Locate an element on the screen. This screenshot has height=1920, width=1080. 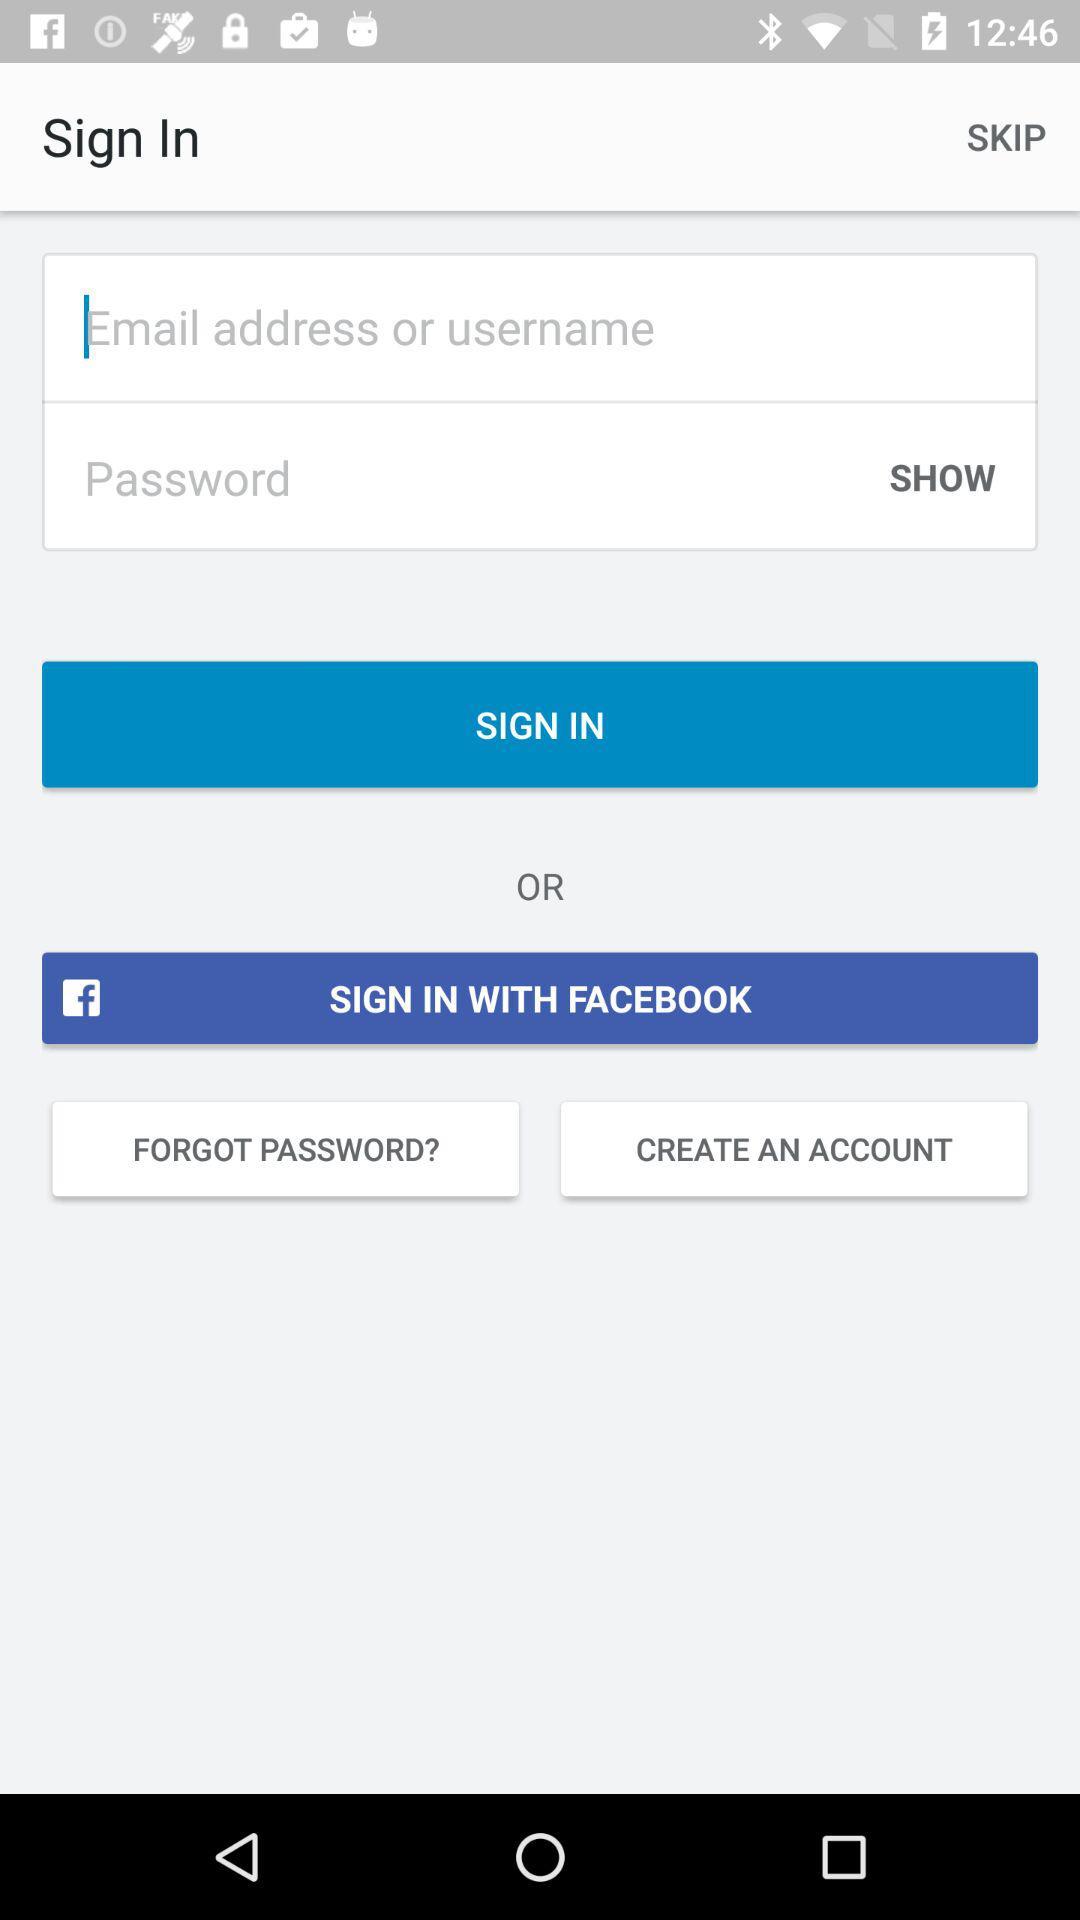
email is located at coordinates (540, 326).